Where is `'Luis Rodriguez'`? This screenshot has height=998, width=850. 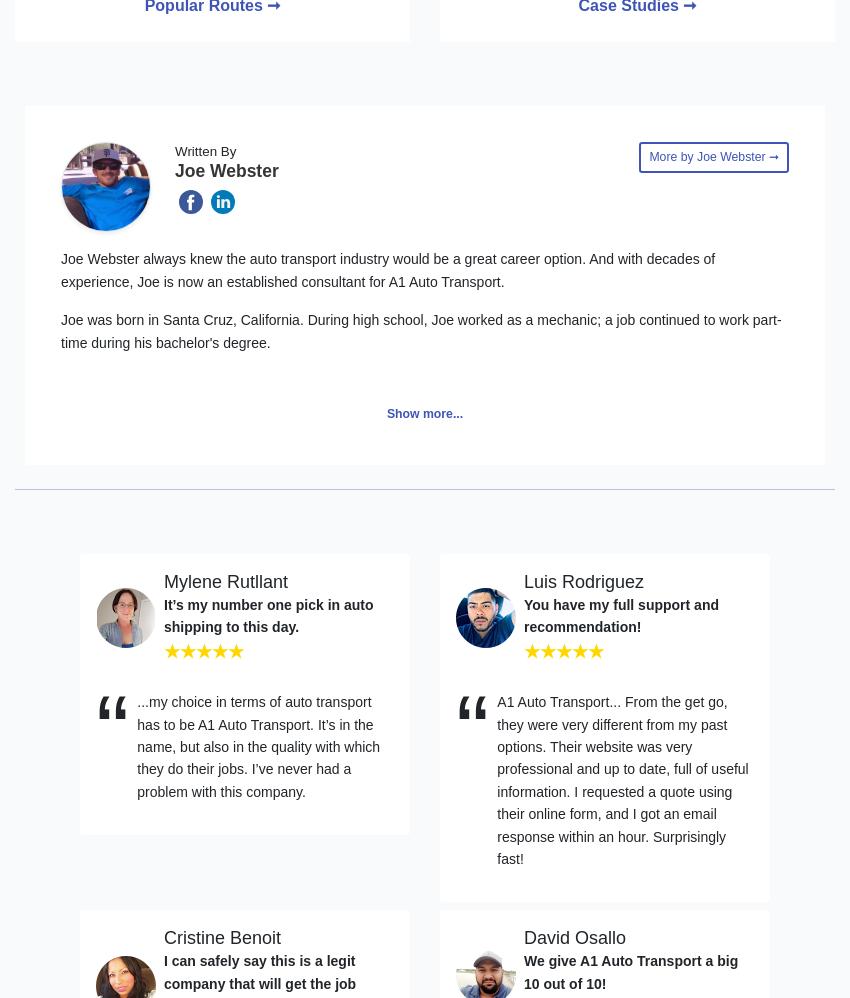
'Luis Rodriguez' is located at coordinates (584, 580).